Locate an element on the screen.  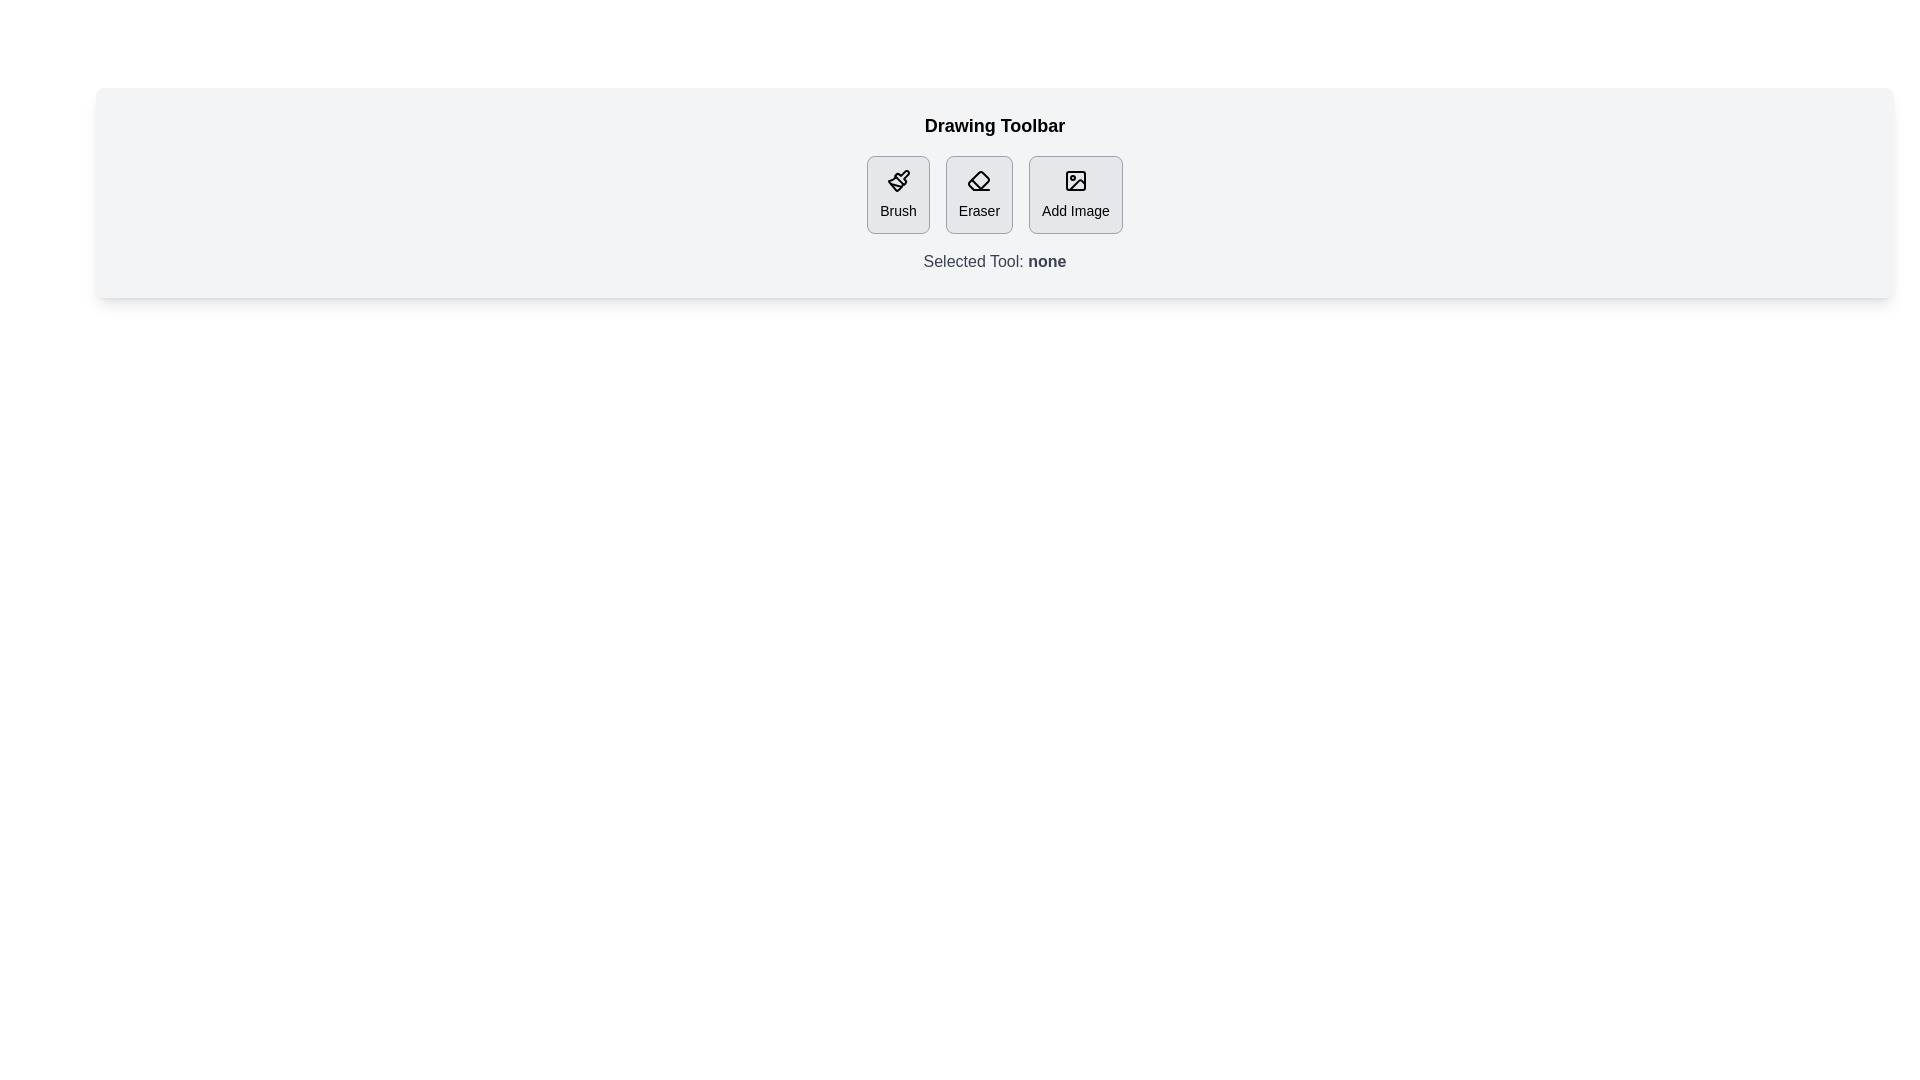
'Add Image' button to select it as the active tool is located at coordinates (1074, 195).